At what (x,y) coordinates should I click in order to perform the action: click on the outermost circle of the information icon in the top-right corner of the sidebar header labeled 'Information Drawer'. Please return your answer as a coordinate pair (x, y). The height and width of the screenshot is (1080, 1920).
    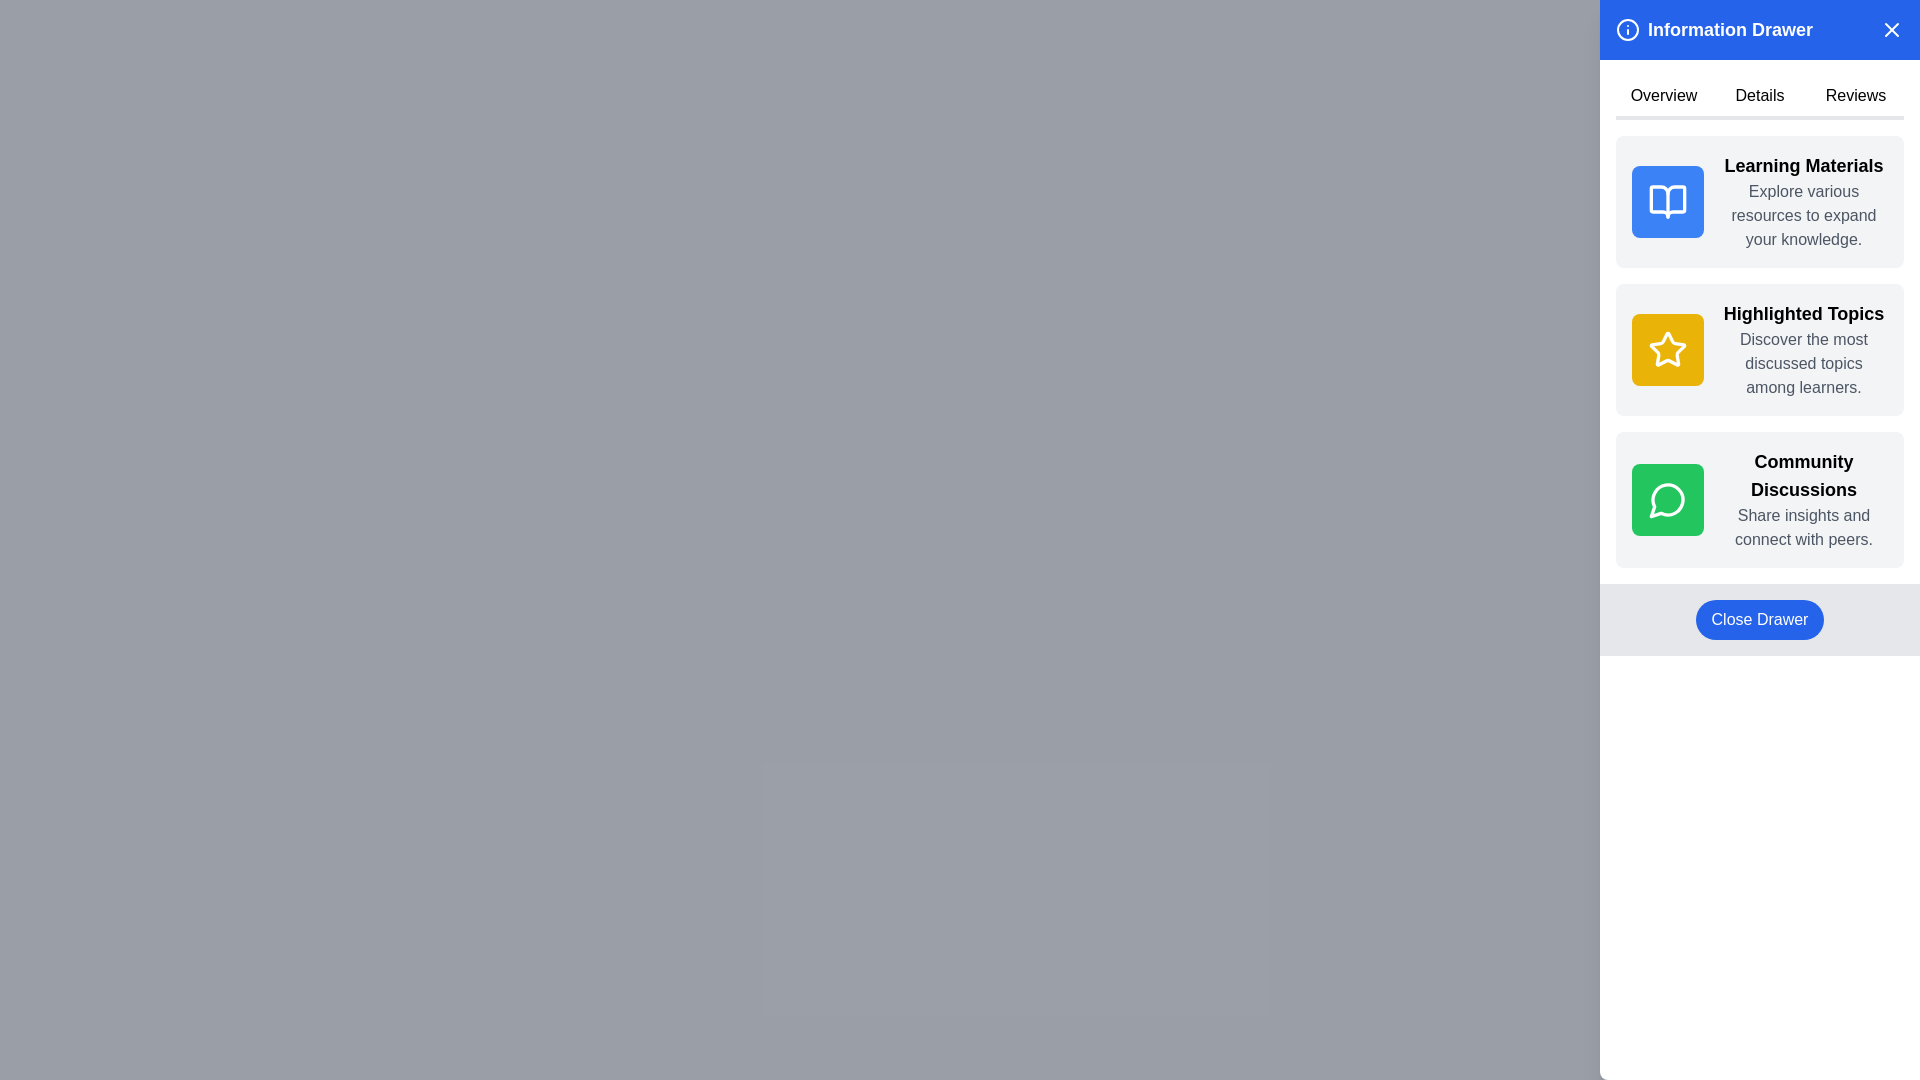
    Looking at the image, I should click on (1627, 30).